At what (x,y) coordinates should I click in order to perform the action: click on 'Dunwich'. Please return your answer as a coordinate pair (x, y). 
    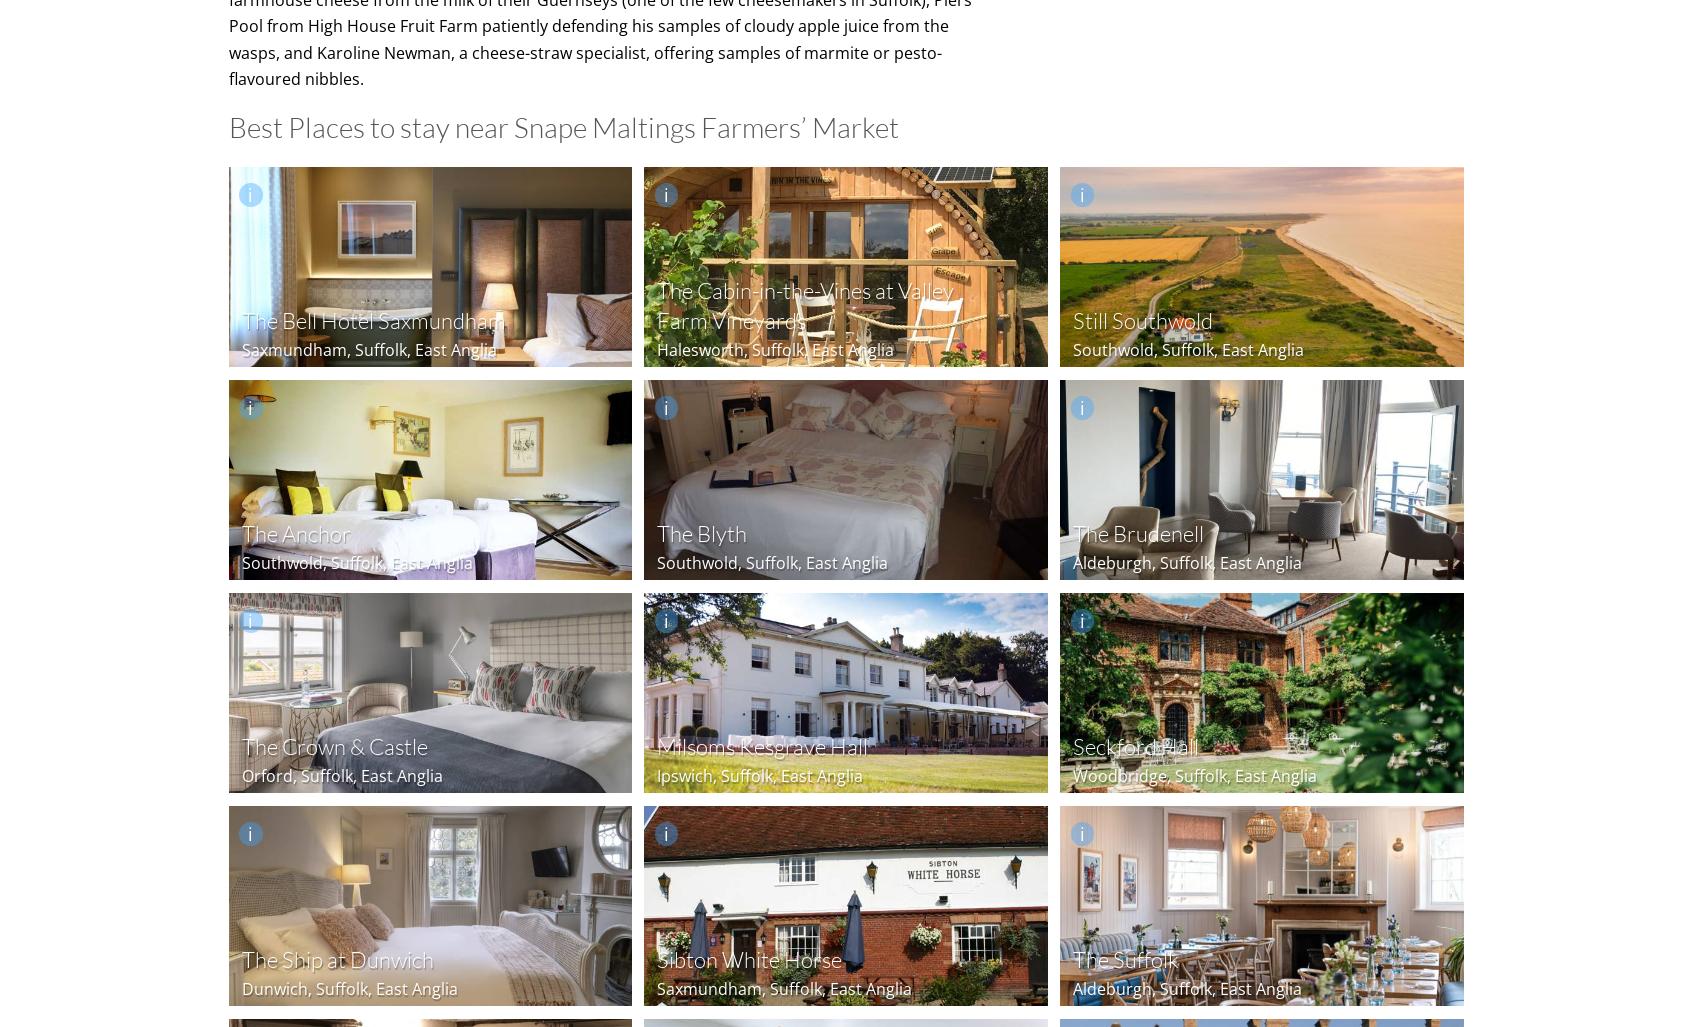
    Looking at the image, I should click on (273, 986).